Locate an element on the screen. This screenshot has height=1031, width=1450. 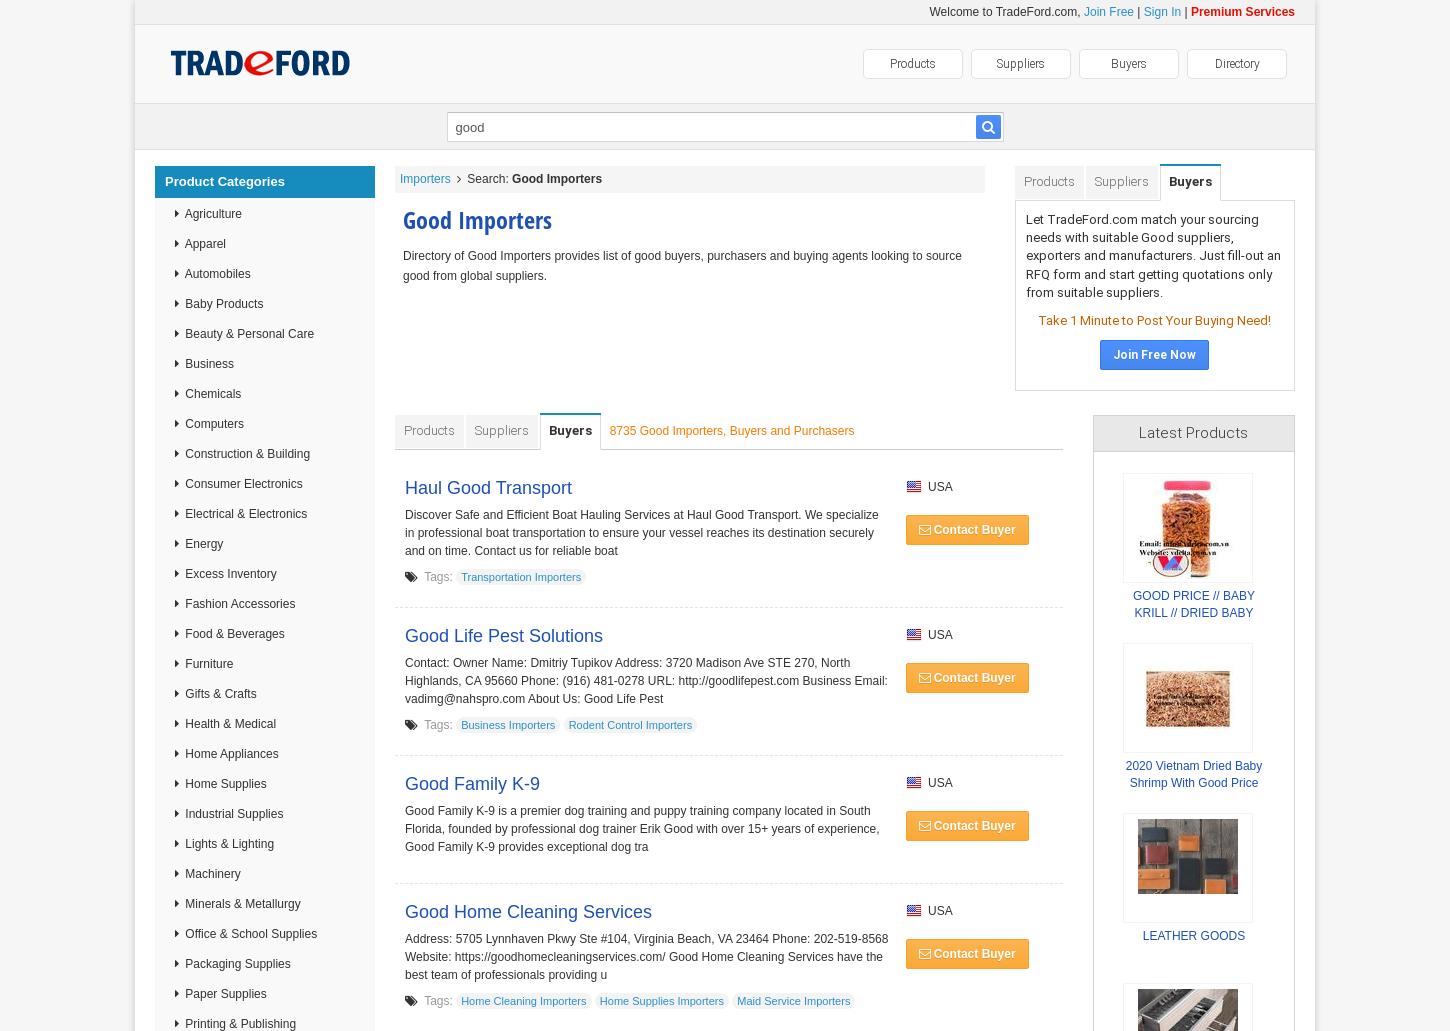
'Business' is located at coordinates (206, 363).